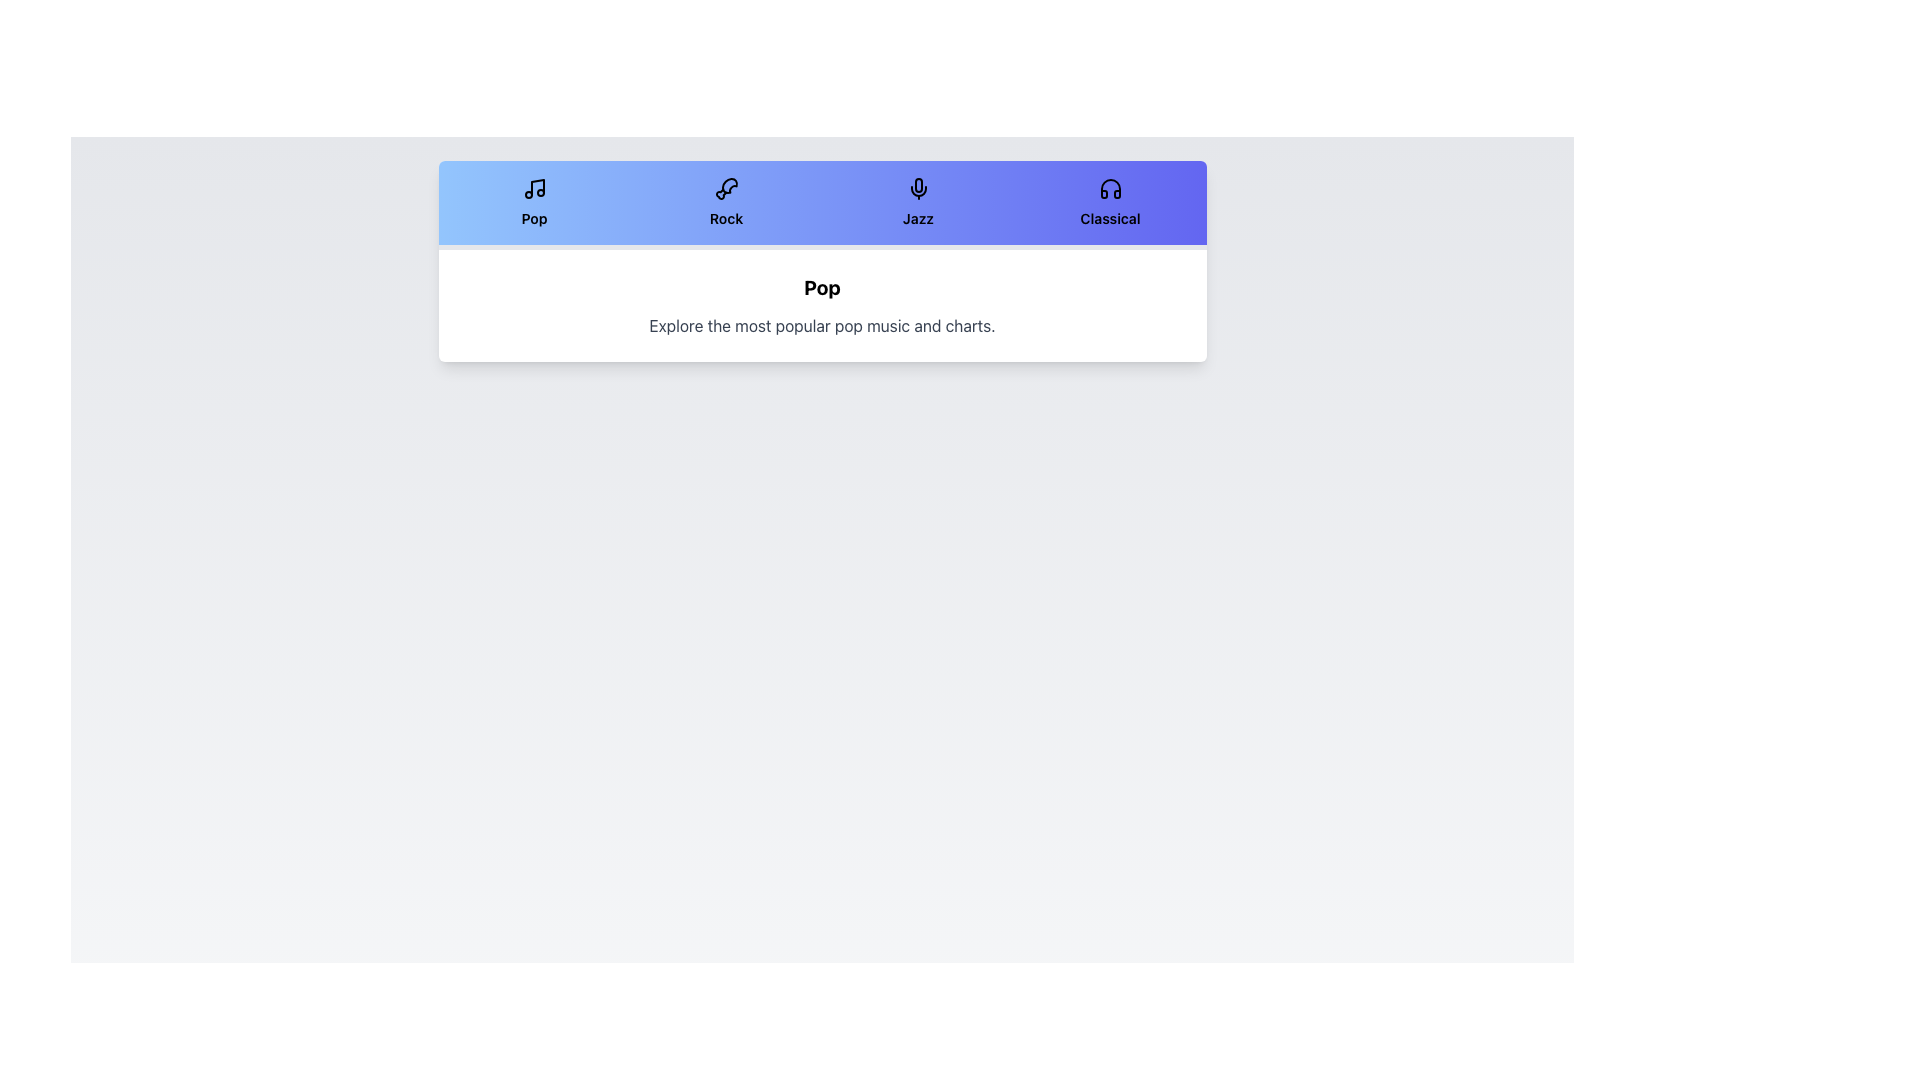  What do you see at coordinates (534, 203) in the screenshot?
I see `the 'Pop' tab navigation button located in the top navigation bar` at bounding box center [534, 203].